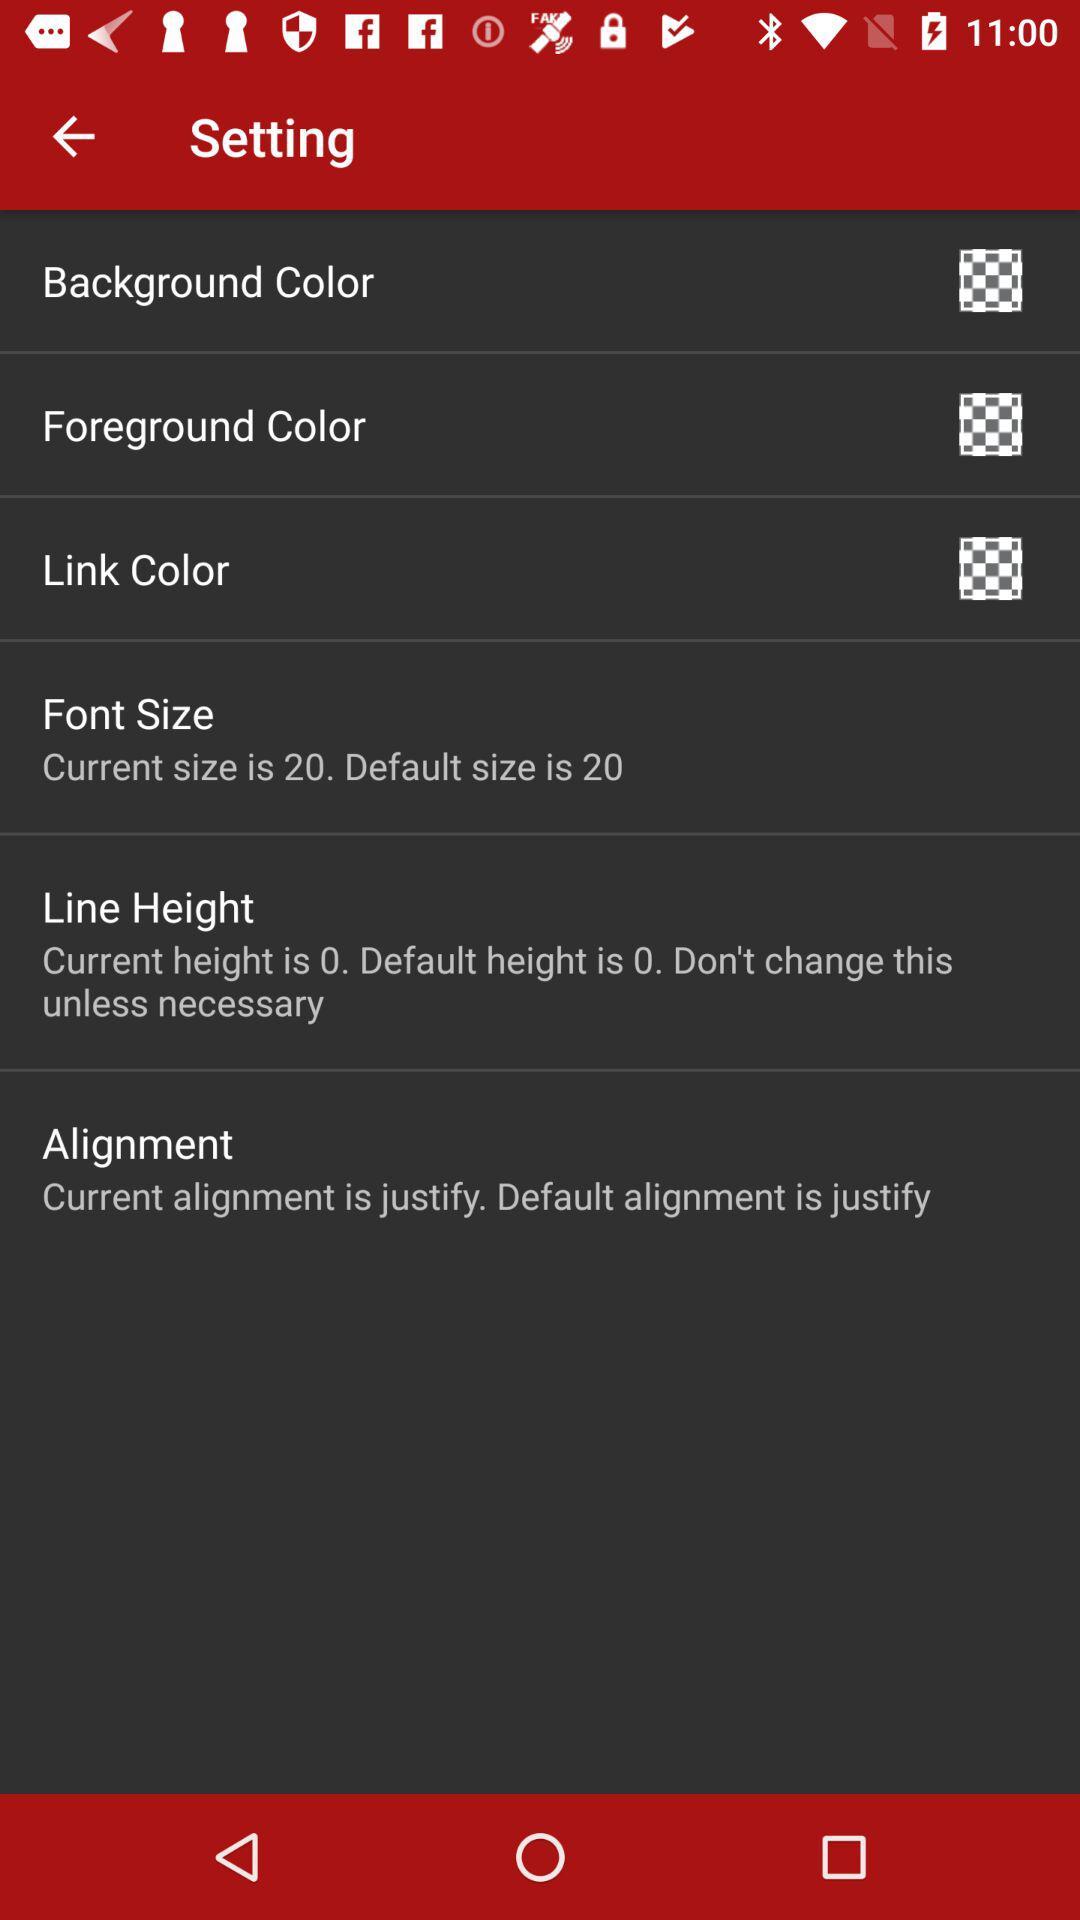 Image resolution: width=1080 pixels, height=1920 pixels. Describe the element at coordinates (990, 279) in the screenshot. I see `the item next to background color item` at that location.